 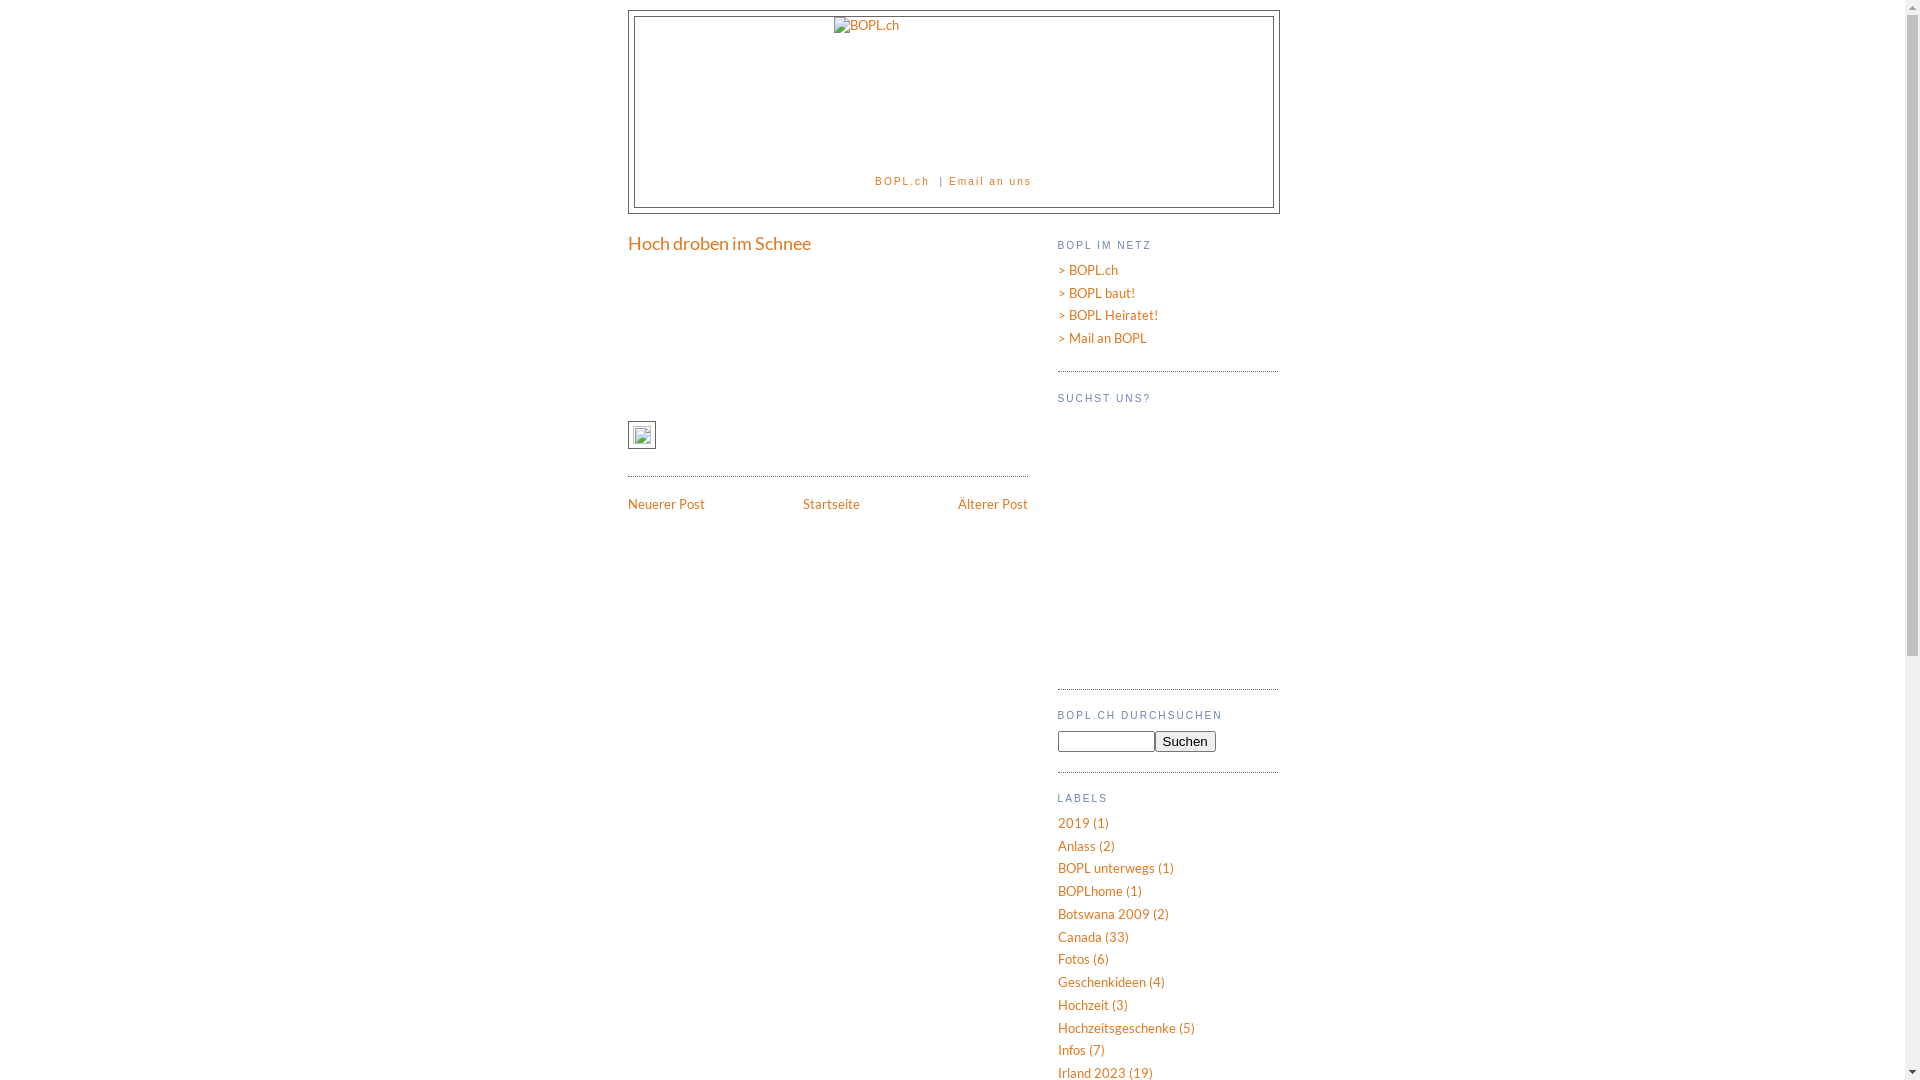 What do you see at coordinates (1073, 958) in the screenshot?
I see `'Fotos'` at bounding box center [1073, 958].